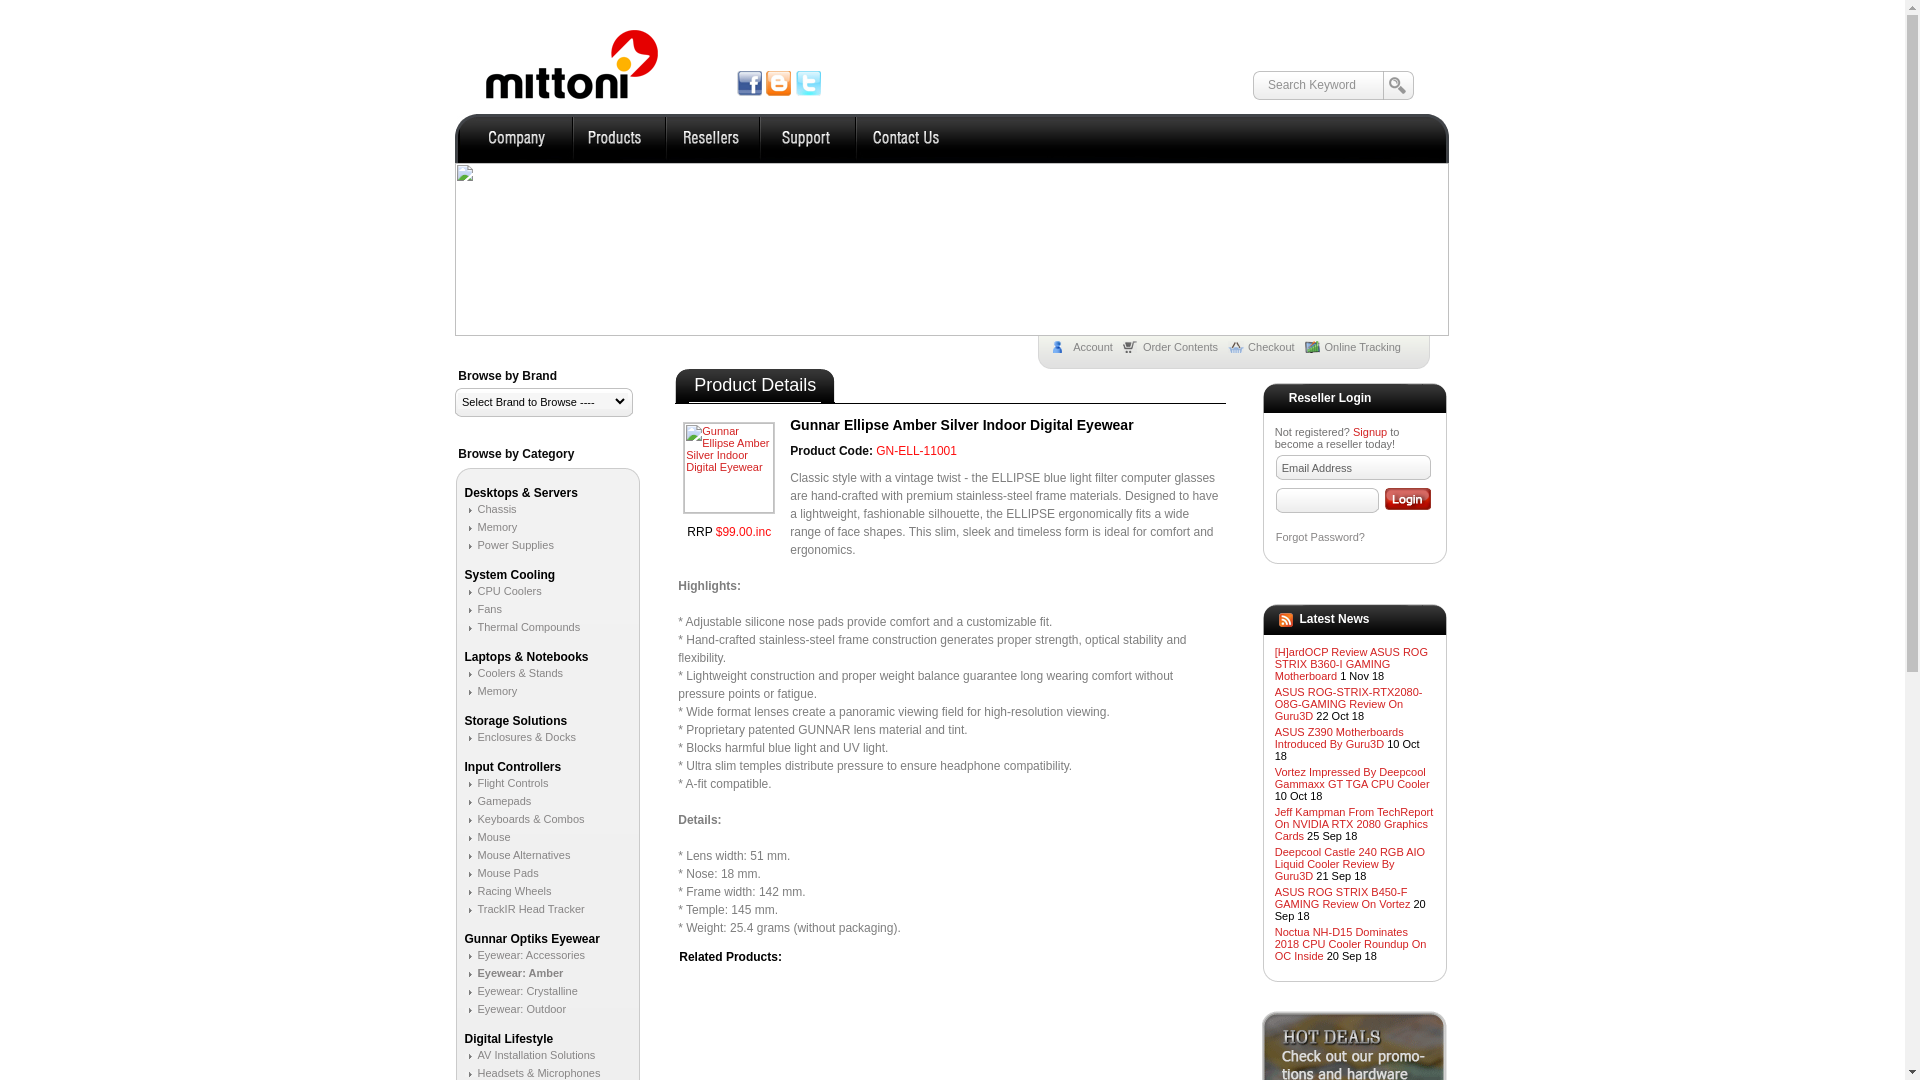 This screenshot has height=1080, width=1920. Describe the element at coordinates (522, 626) in the screenshot. I see `'Thermal Compounds'` at that location.